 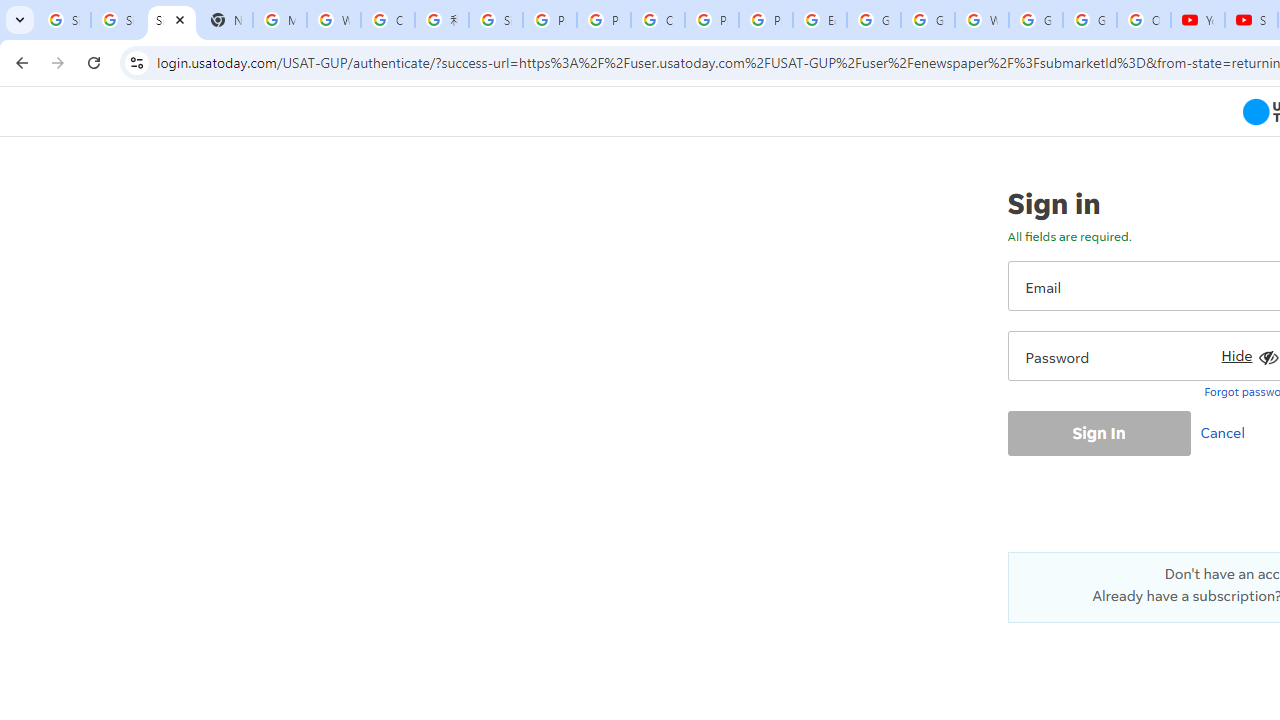 What do you see at coordinates (874, 20) in the screenshot?
I see `'Google Slides: Sign-in'` at bounding box center [874, 20].